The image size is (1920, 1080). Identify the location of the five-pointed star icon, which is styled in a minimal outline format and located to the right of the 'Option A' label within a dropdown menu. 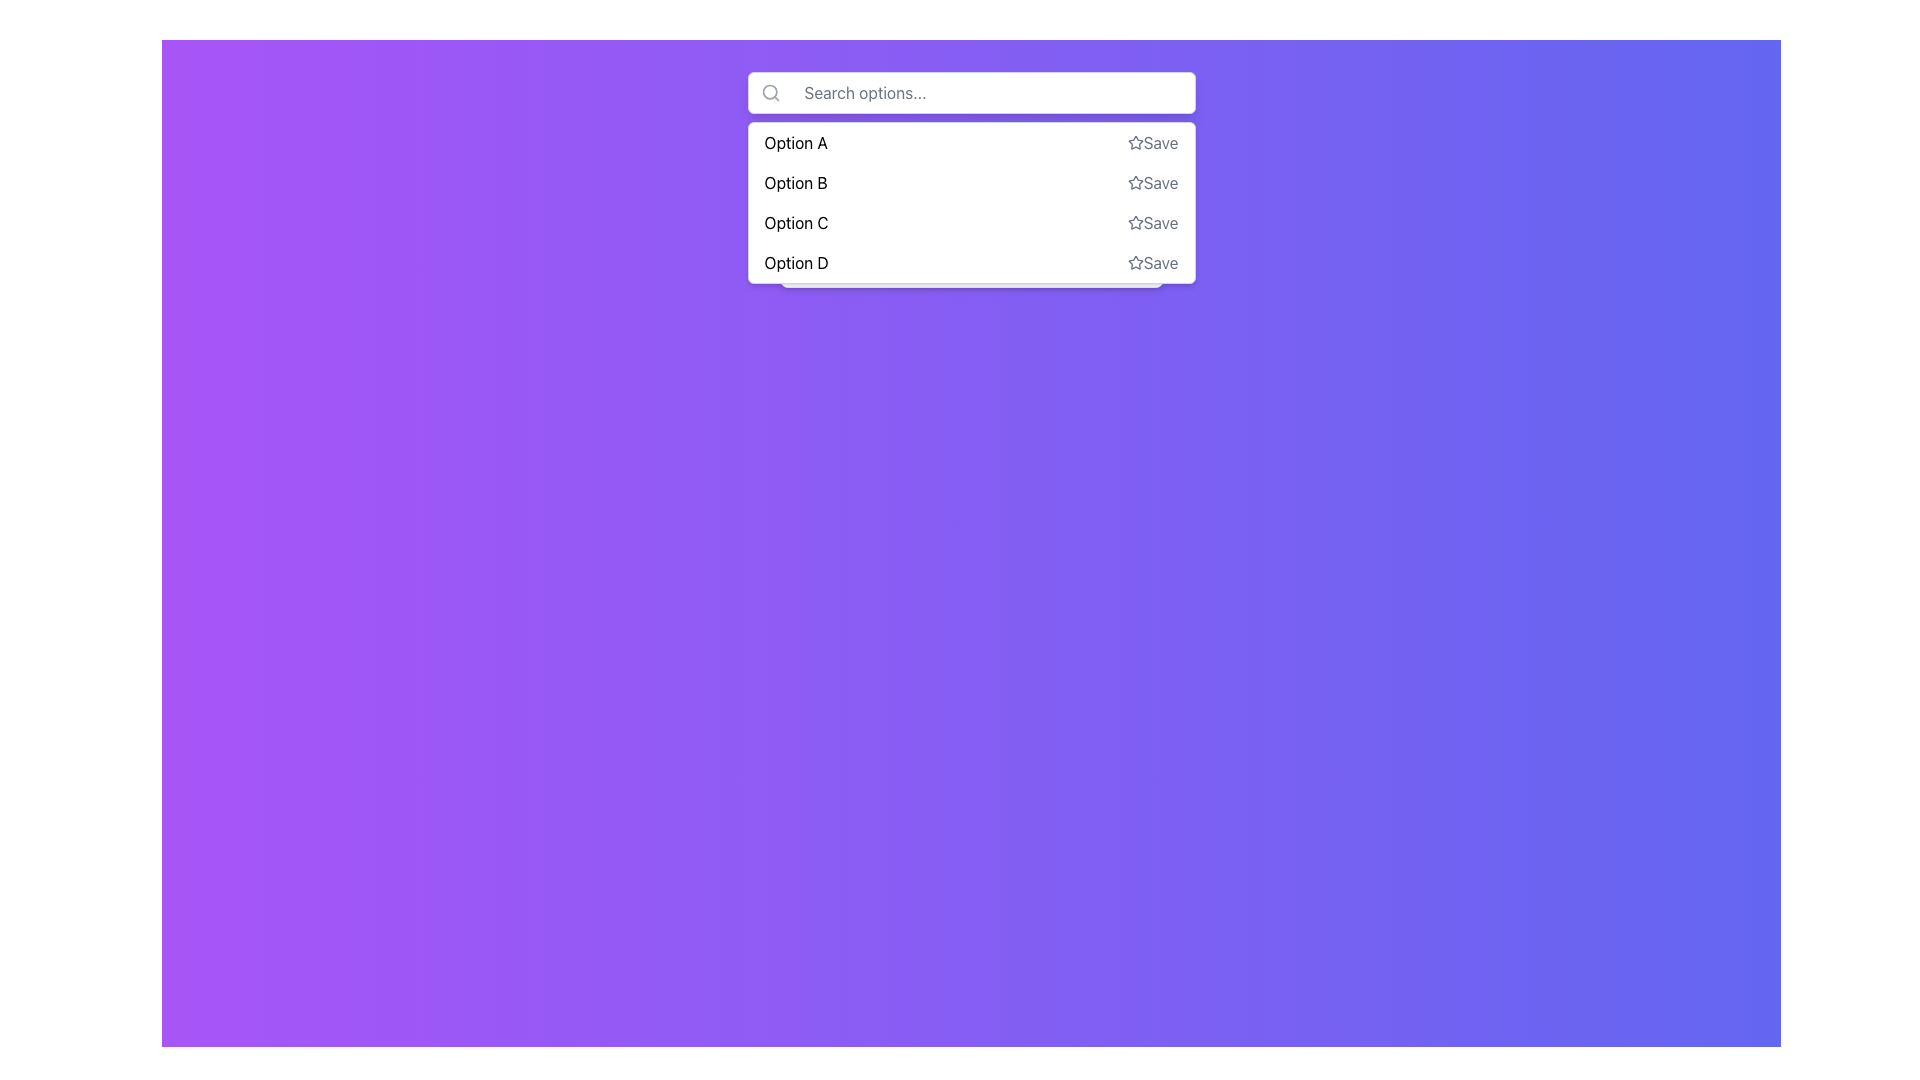
(1135, 141).